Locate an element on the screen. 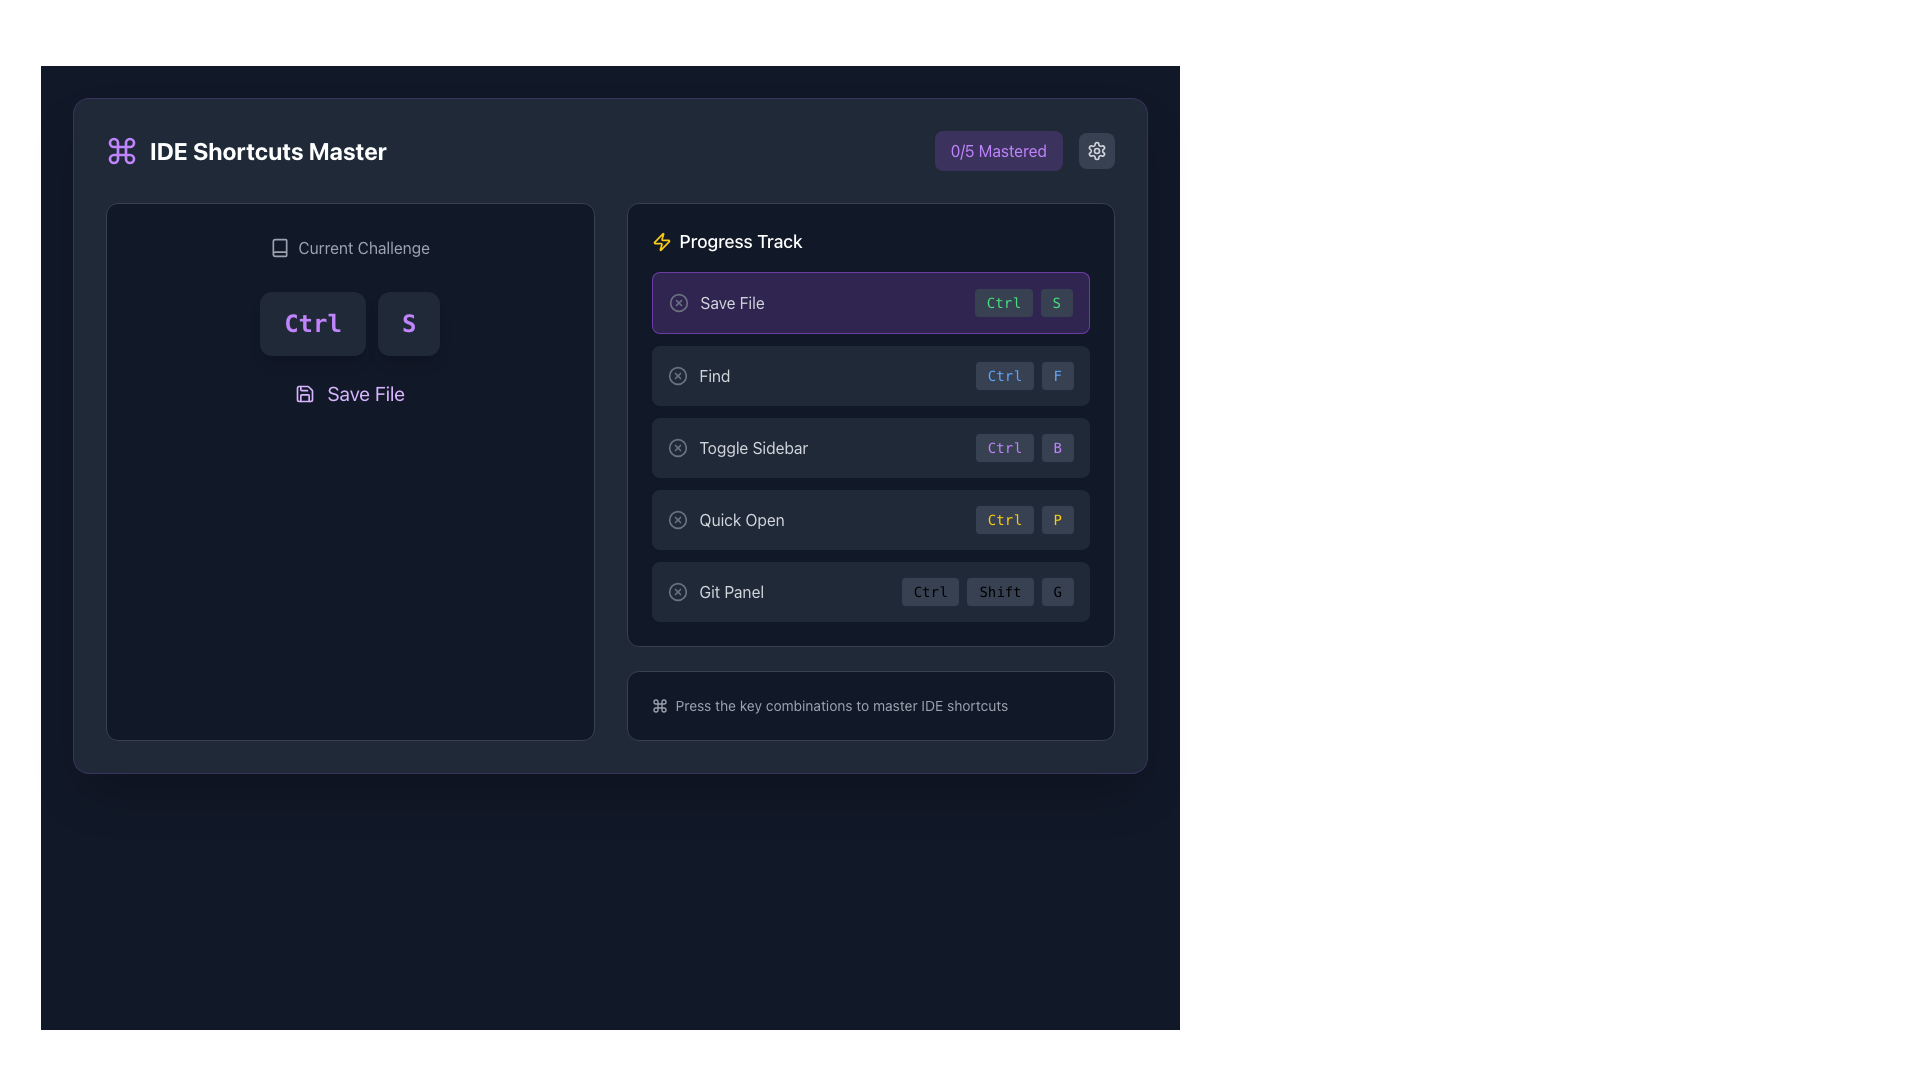 The image size is (1920, 1080). the prominent header text 'IDE Shortcuts Master', which is styled in bold, large white font against a dark background, located at the top-left corner of the interface is located at coordinates (267, 149).